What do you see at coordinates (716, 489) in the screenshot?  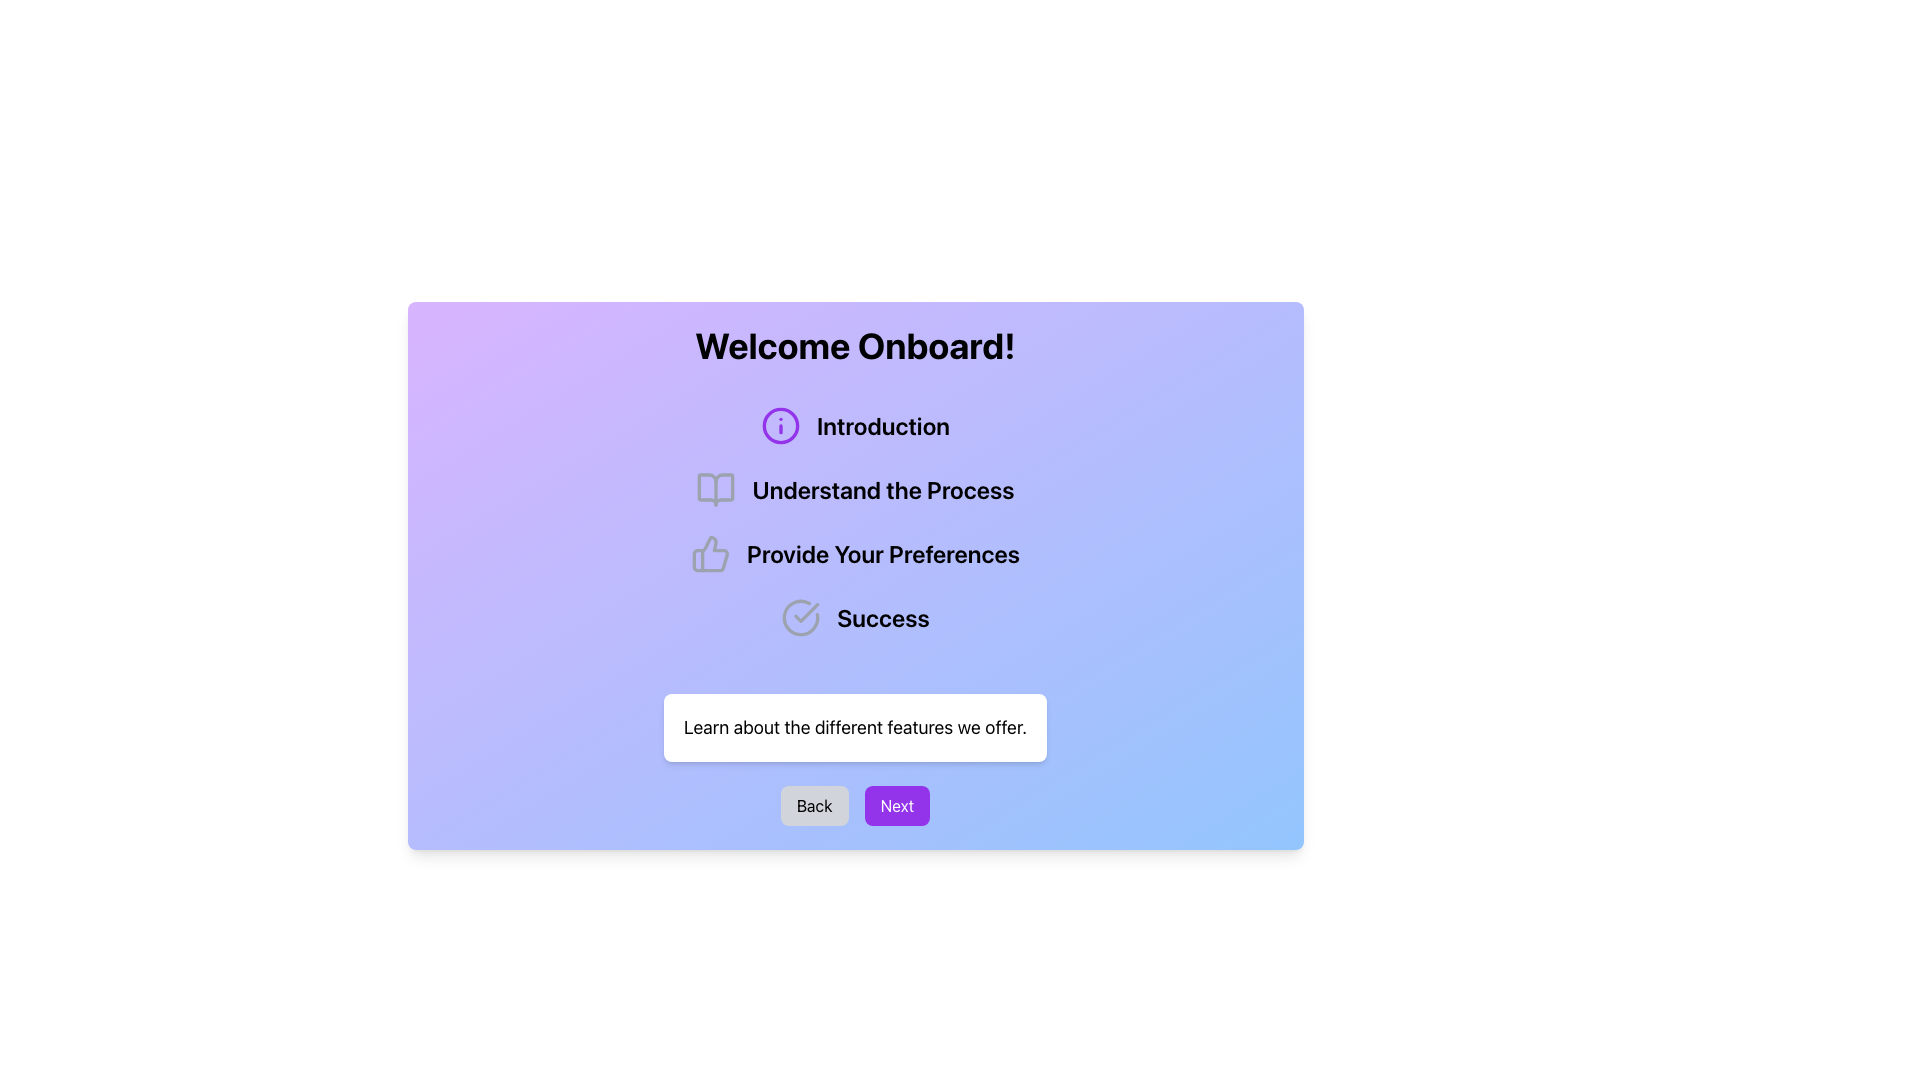 I see `the non-interactive icon representing the 'Understand the Process' step in the onboarding flow, which is the second icon in a vertical layout of onboarding steps` at bounding box center [716, 489].